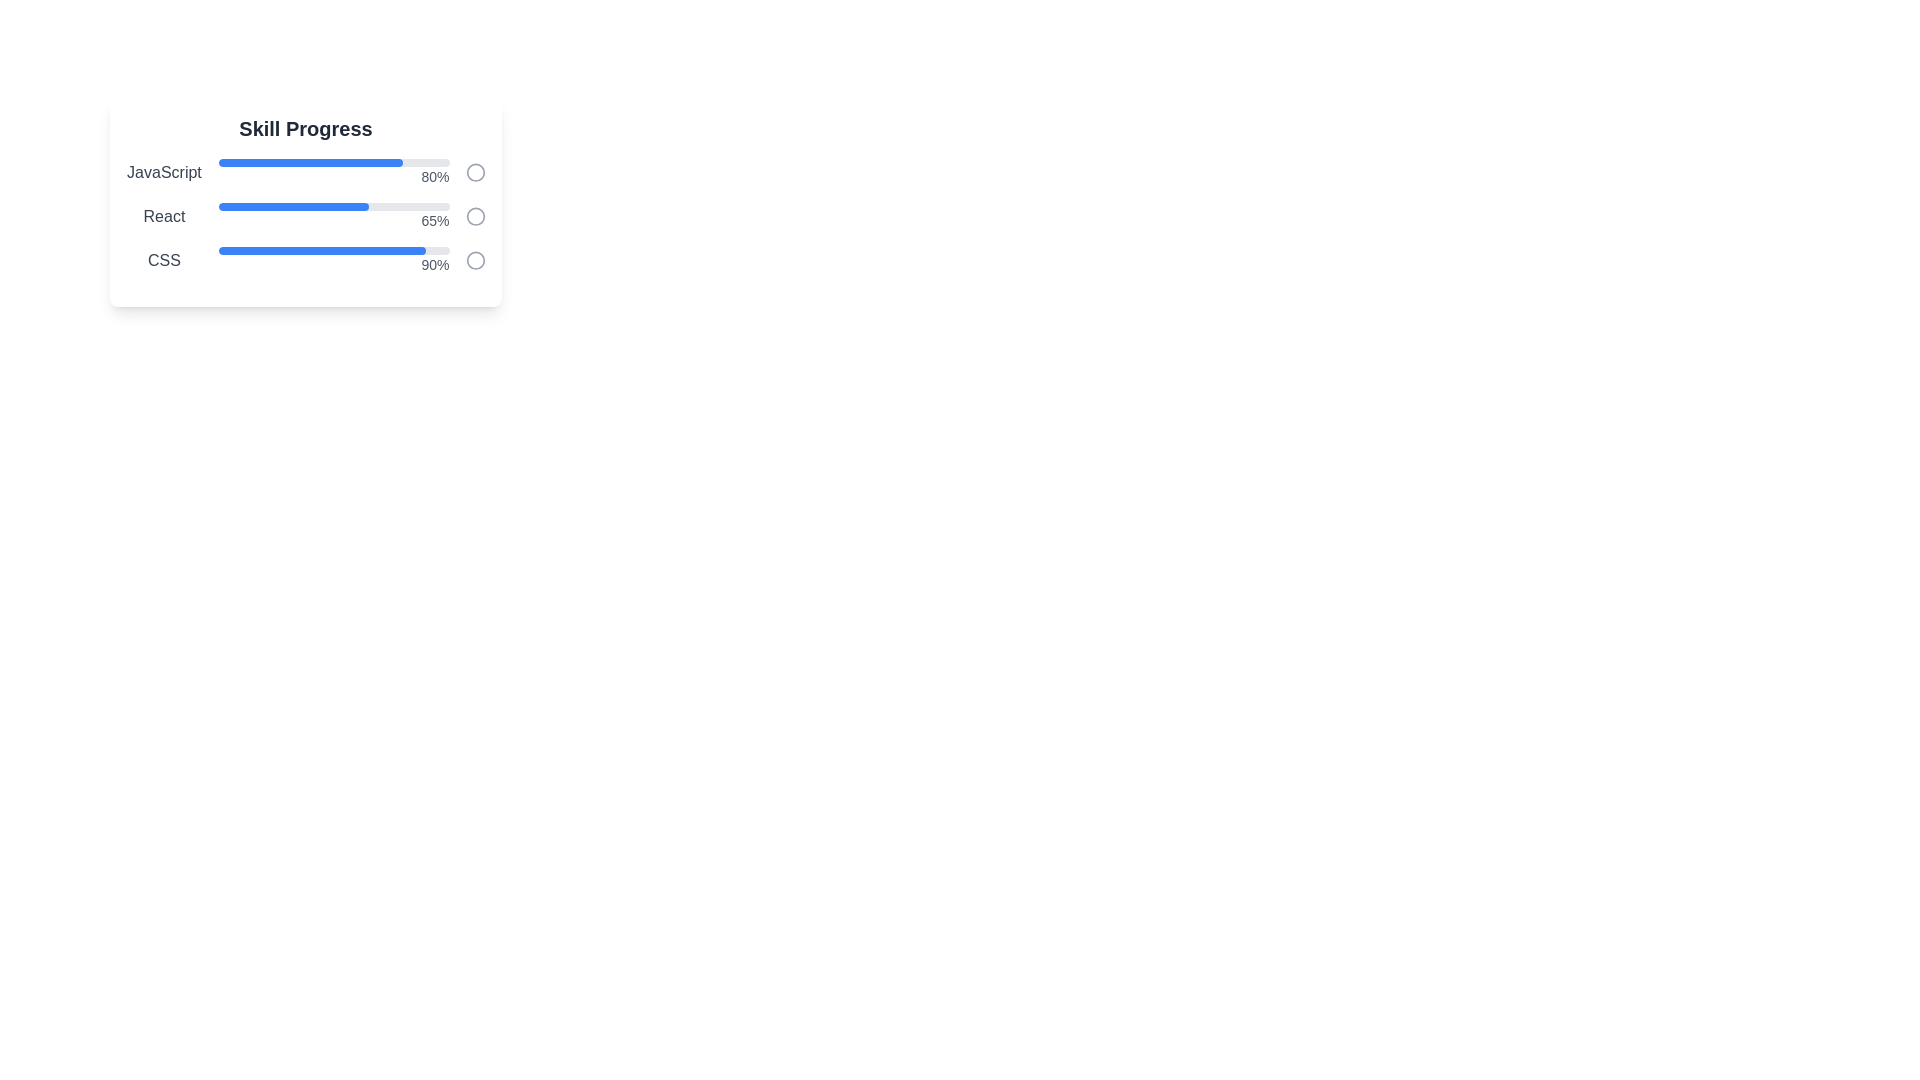  Describe the element at coordinates (305, 172) in the screenshot. I see `the circular icon on the JavaScript skill progress bar to interact with it` at that location.